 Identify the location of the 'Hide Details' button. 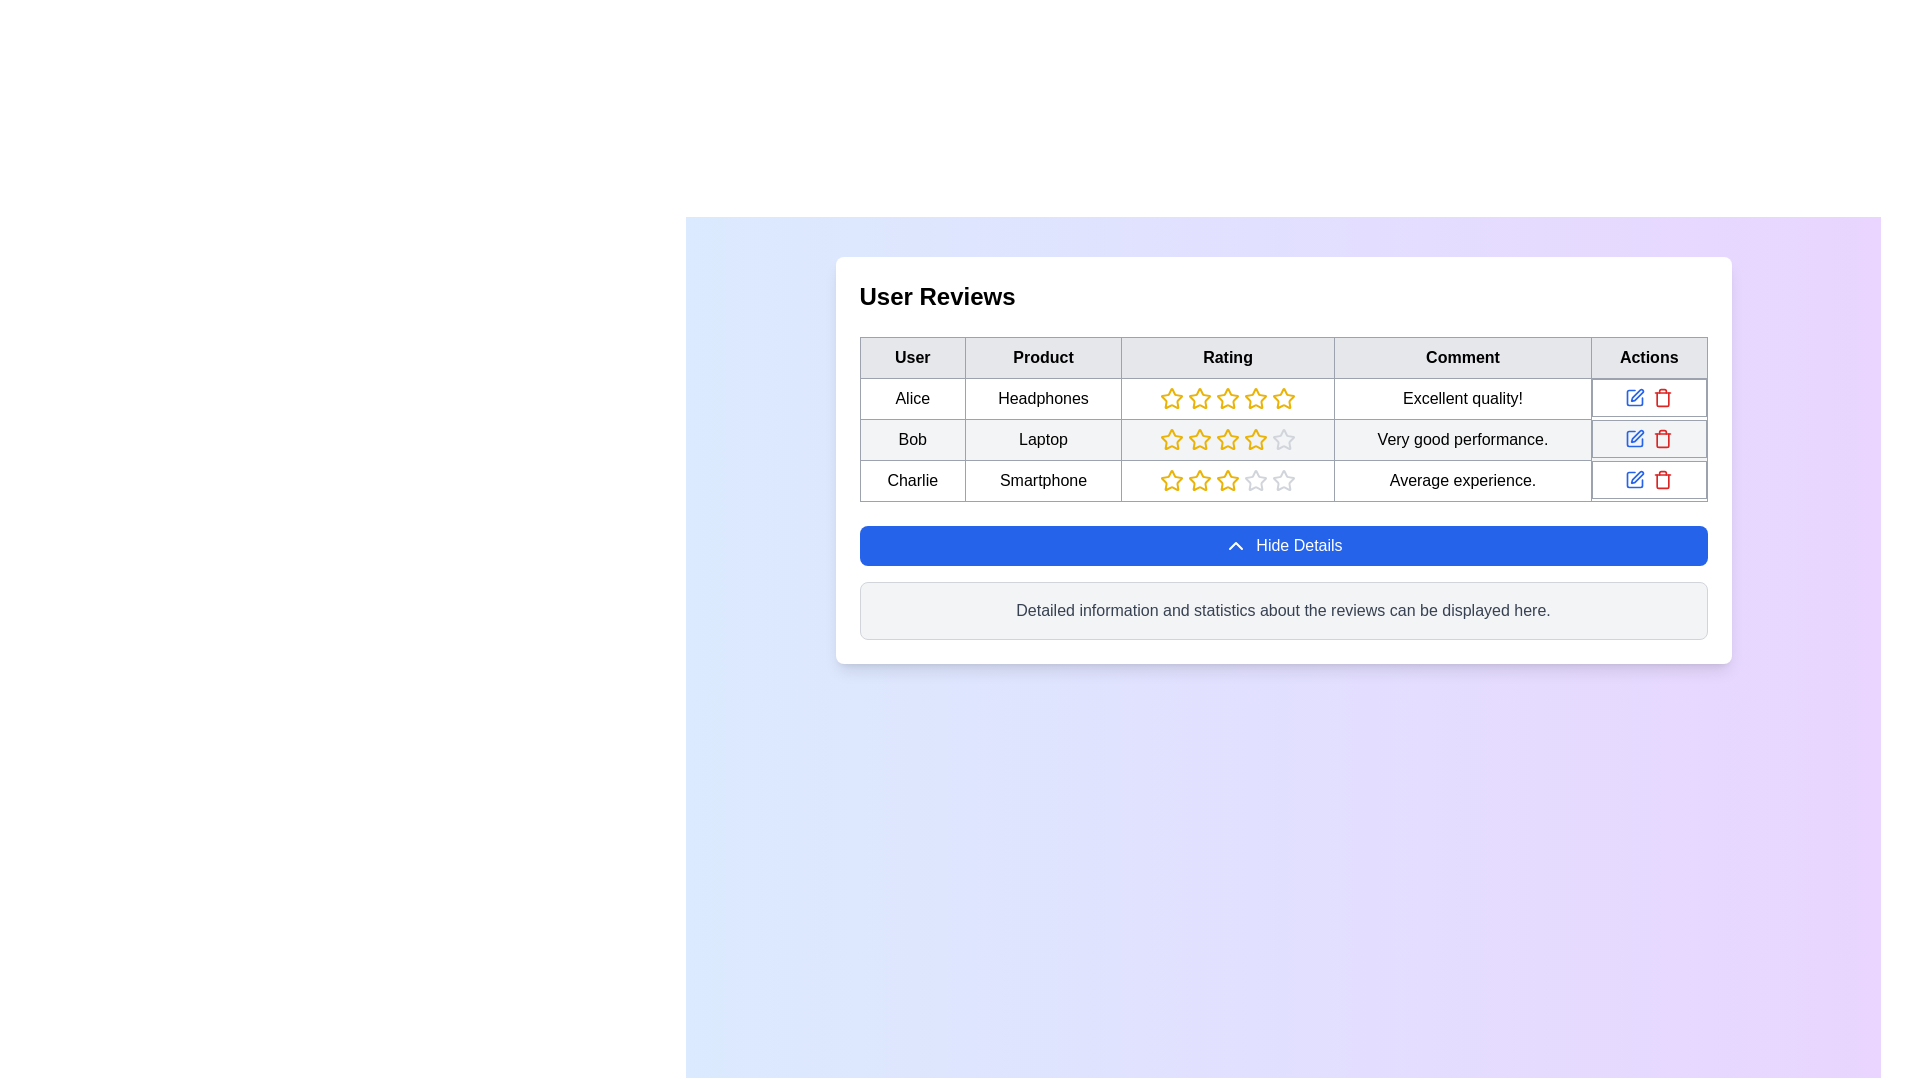
(1283, 546).